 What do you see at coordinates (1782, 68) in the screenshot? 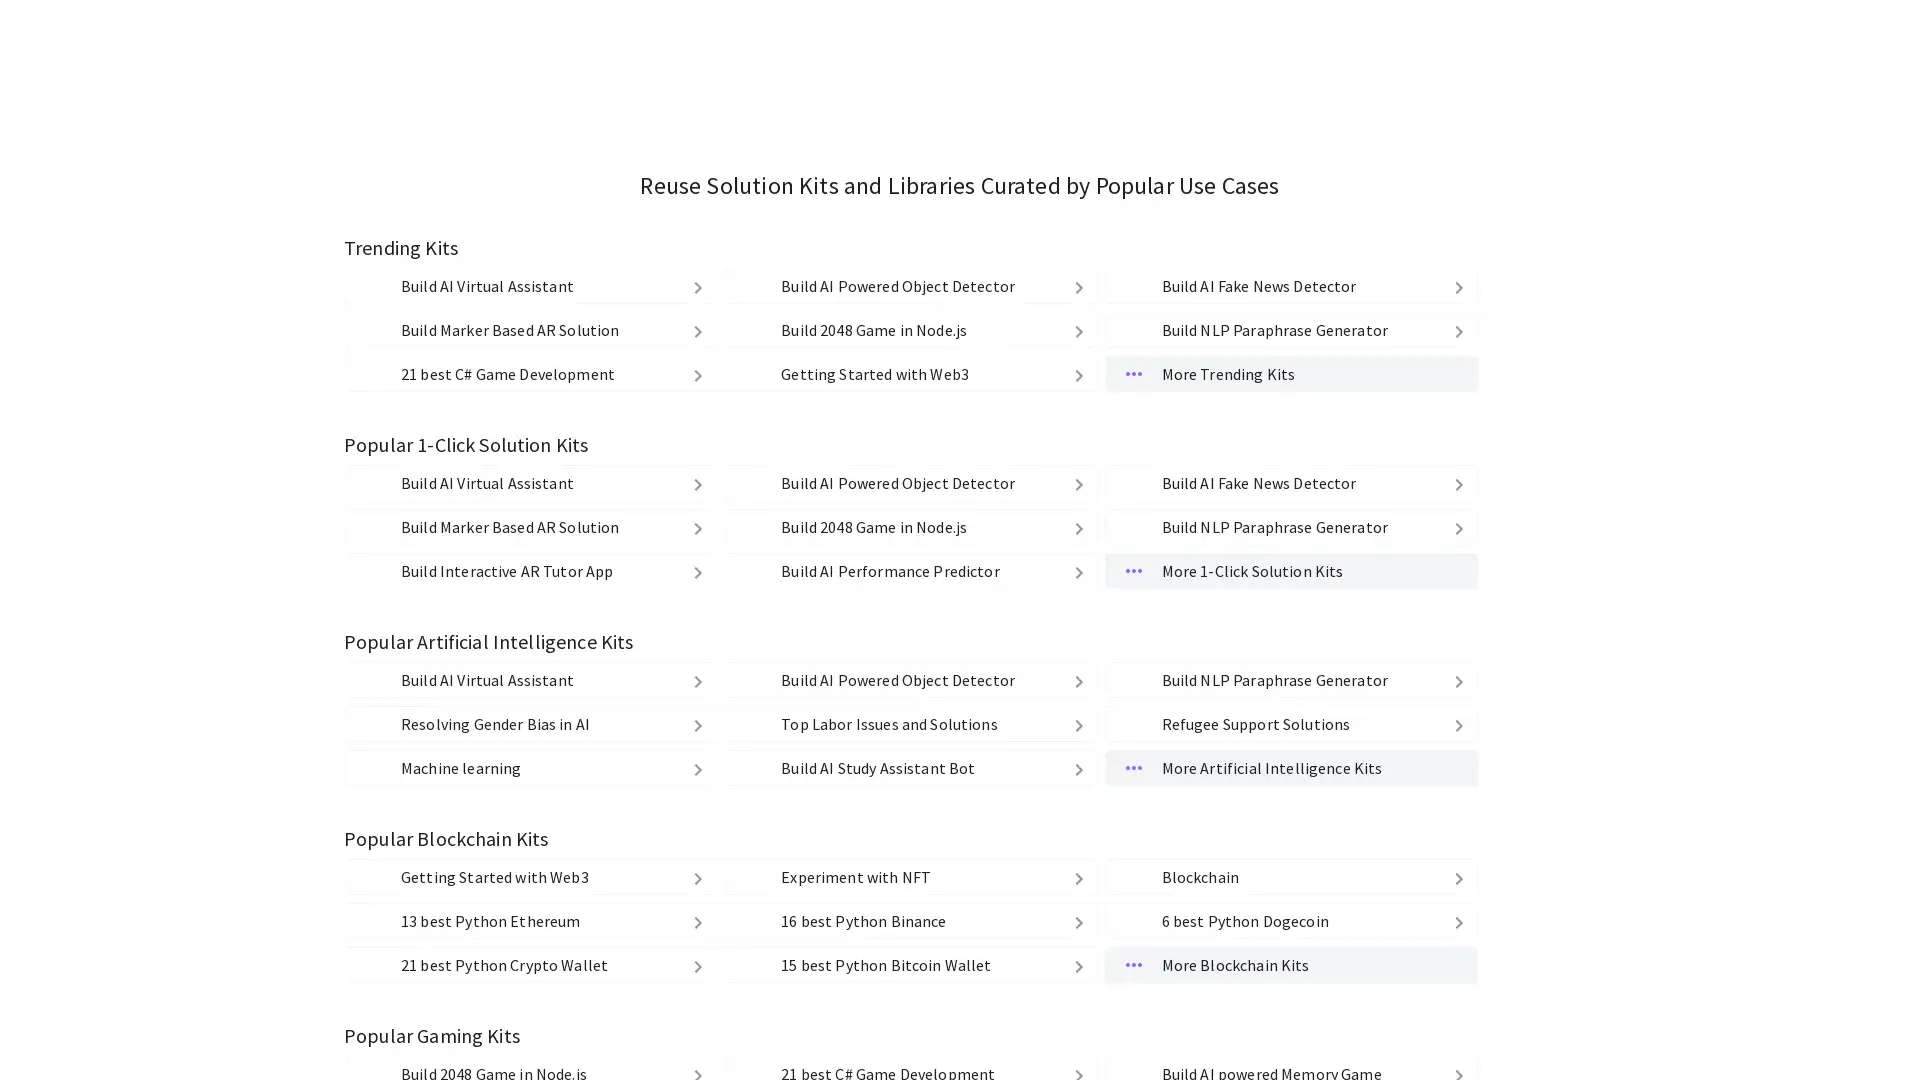
I see `kandi facebook` at bounding box center [1782, 68].